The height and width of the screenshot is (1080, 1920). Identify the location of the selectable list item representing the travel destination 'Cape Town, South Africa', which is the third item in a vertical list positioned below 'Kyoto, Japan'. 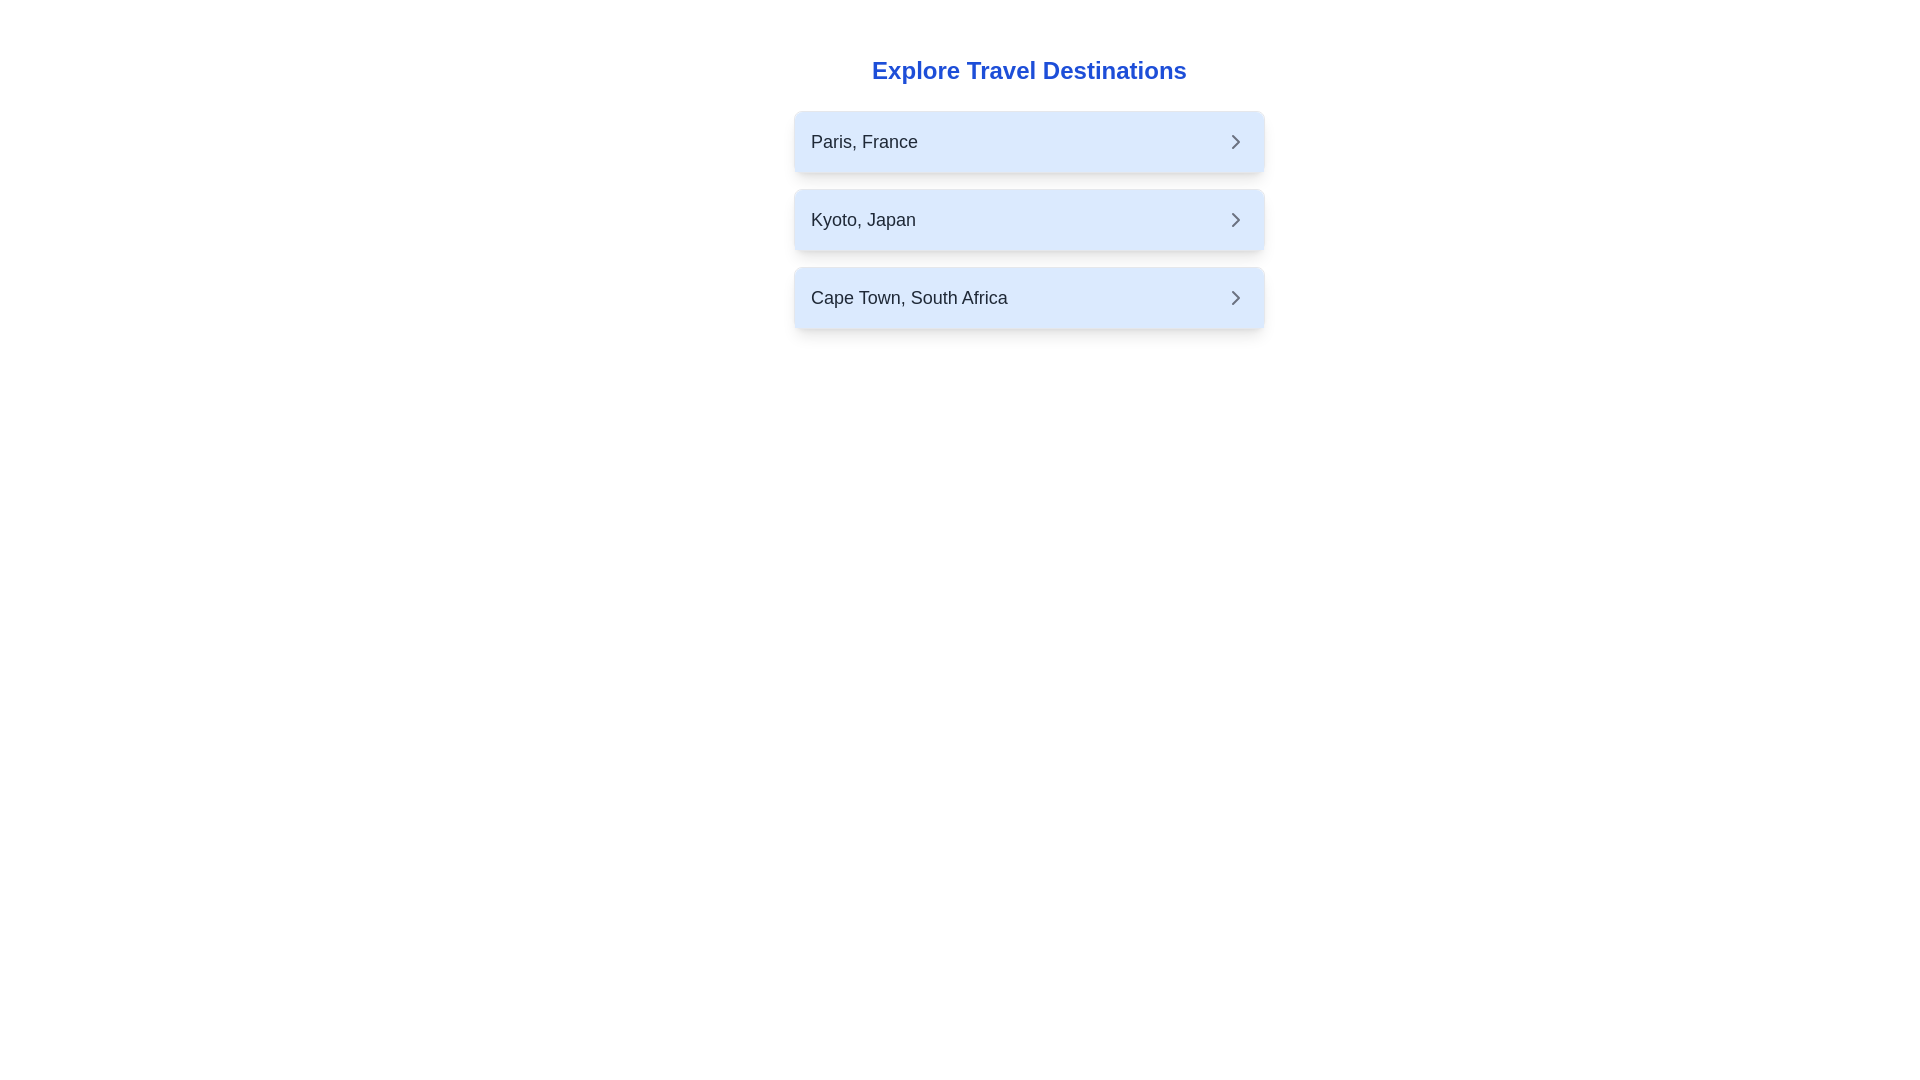
(1029, 297).